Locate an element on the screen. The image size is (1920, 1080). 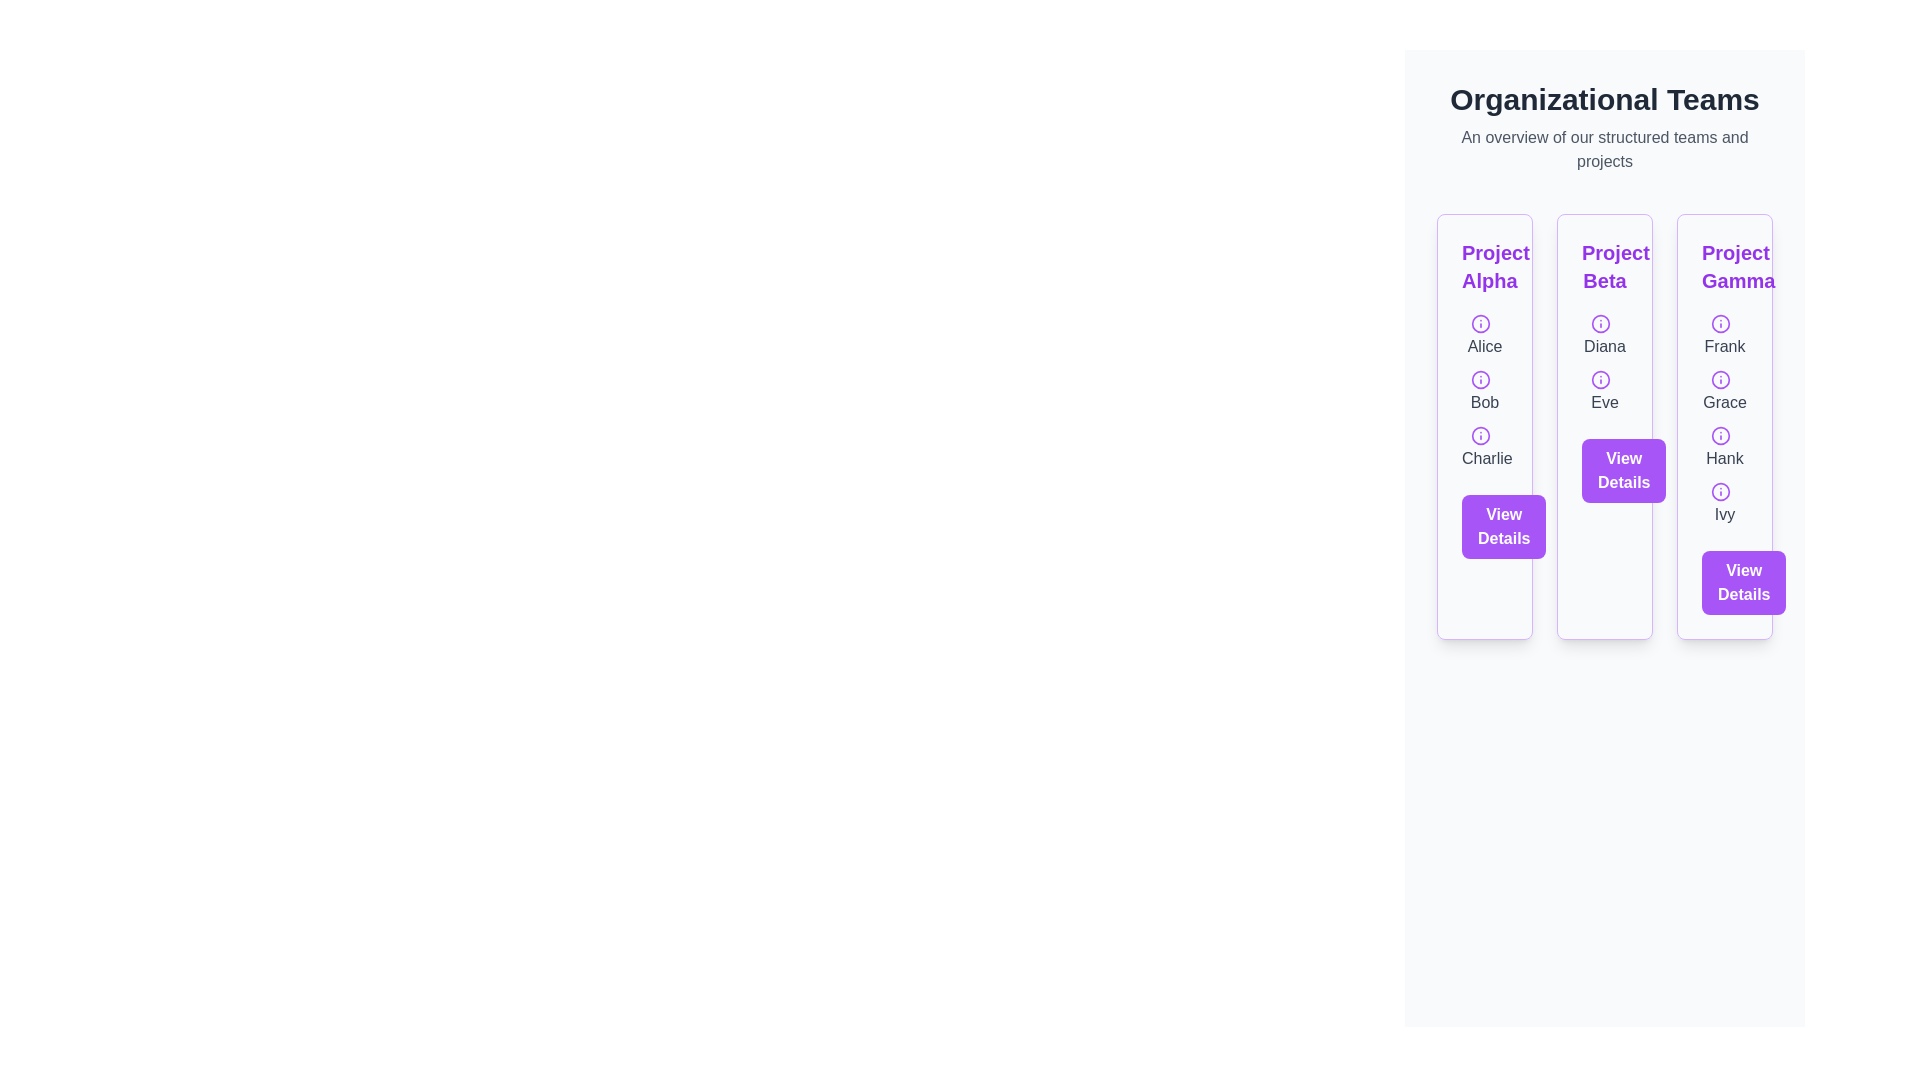
the placement of the circular icon with a purple stroke adjacent to the name 'Frank' in the Project Gamma section for contextual understanding is located at coordinates (1720, 322).